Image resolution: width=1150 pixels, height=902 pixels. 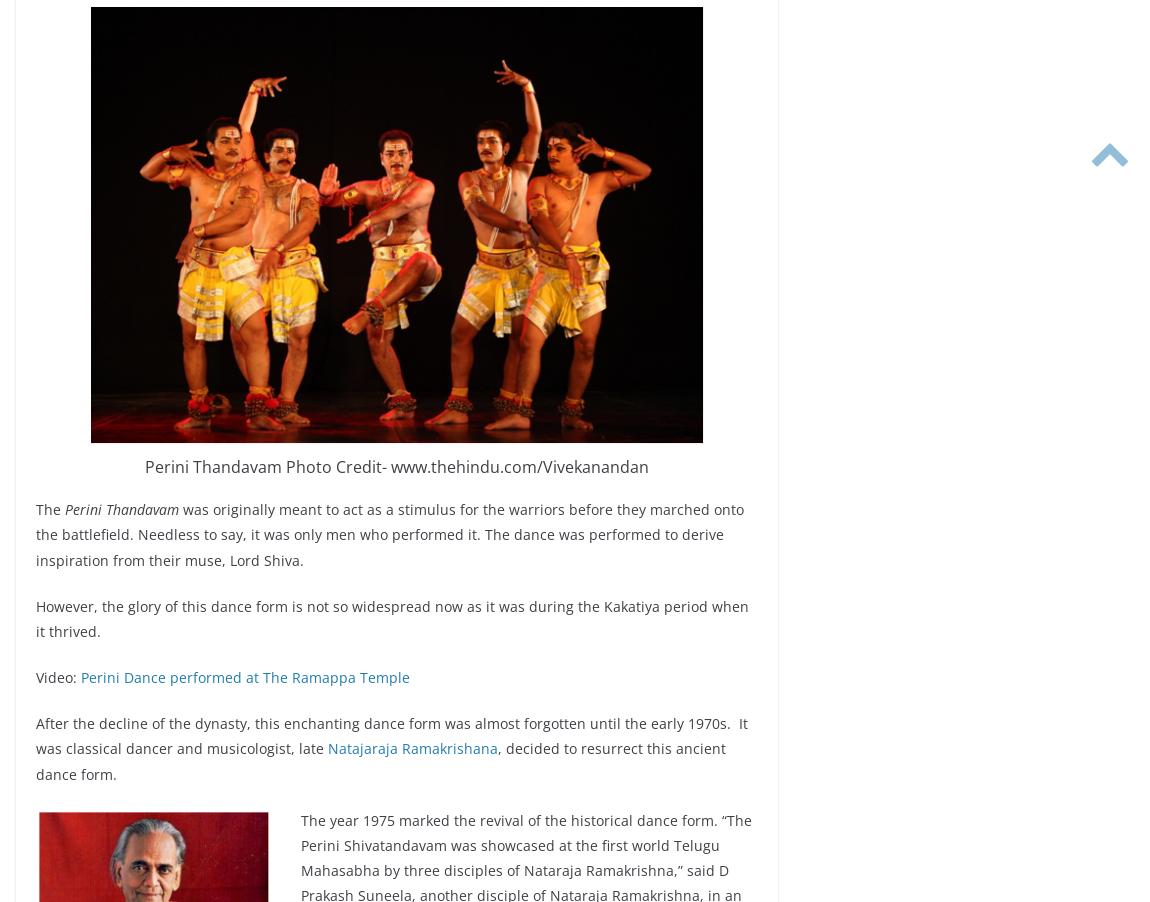 I want to click on 'Perini Thandavam Photo Credit- www.thehindu.com/Vivekanandan', so click(x=395, y=465).